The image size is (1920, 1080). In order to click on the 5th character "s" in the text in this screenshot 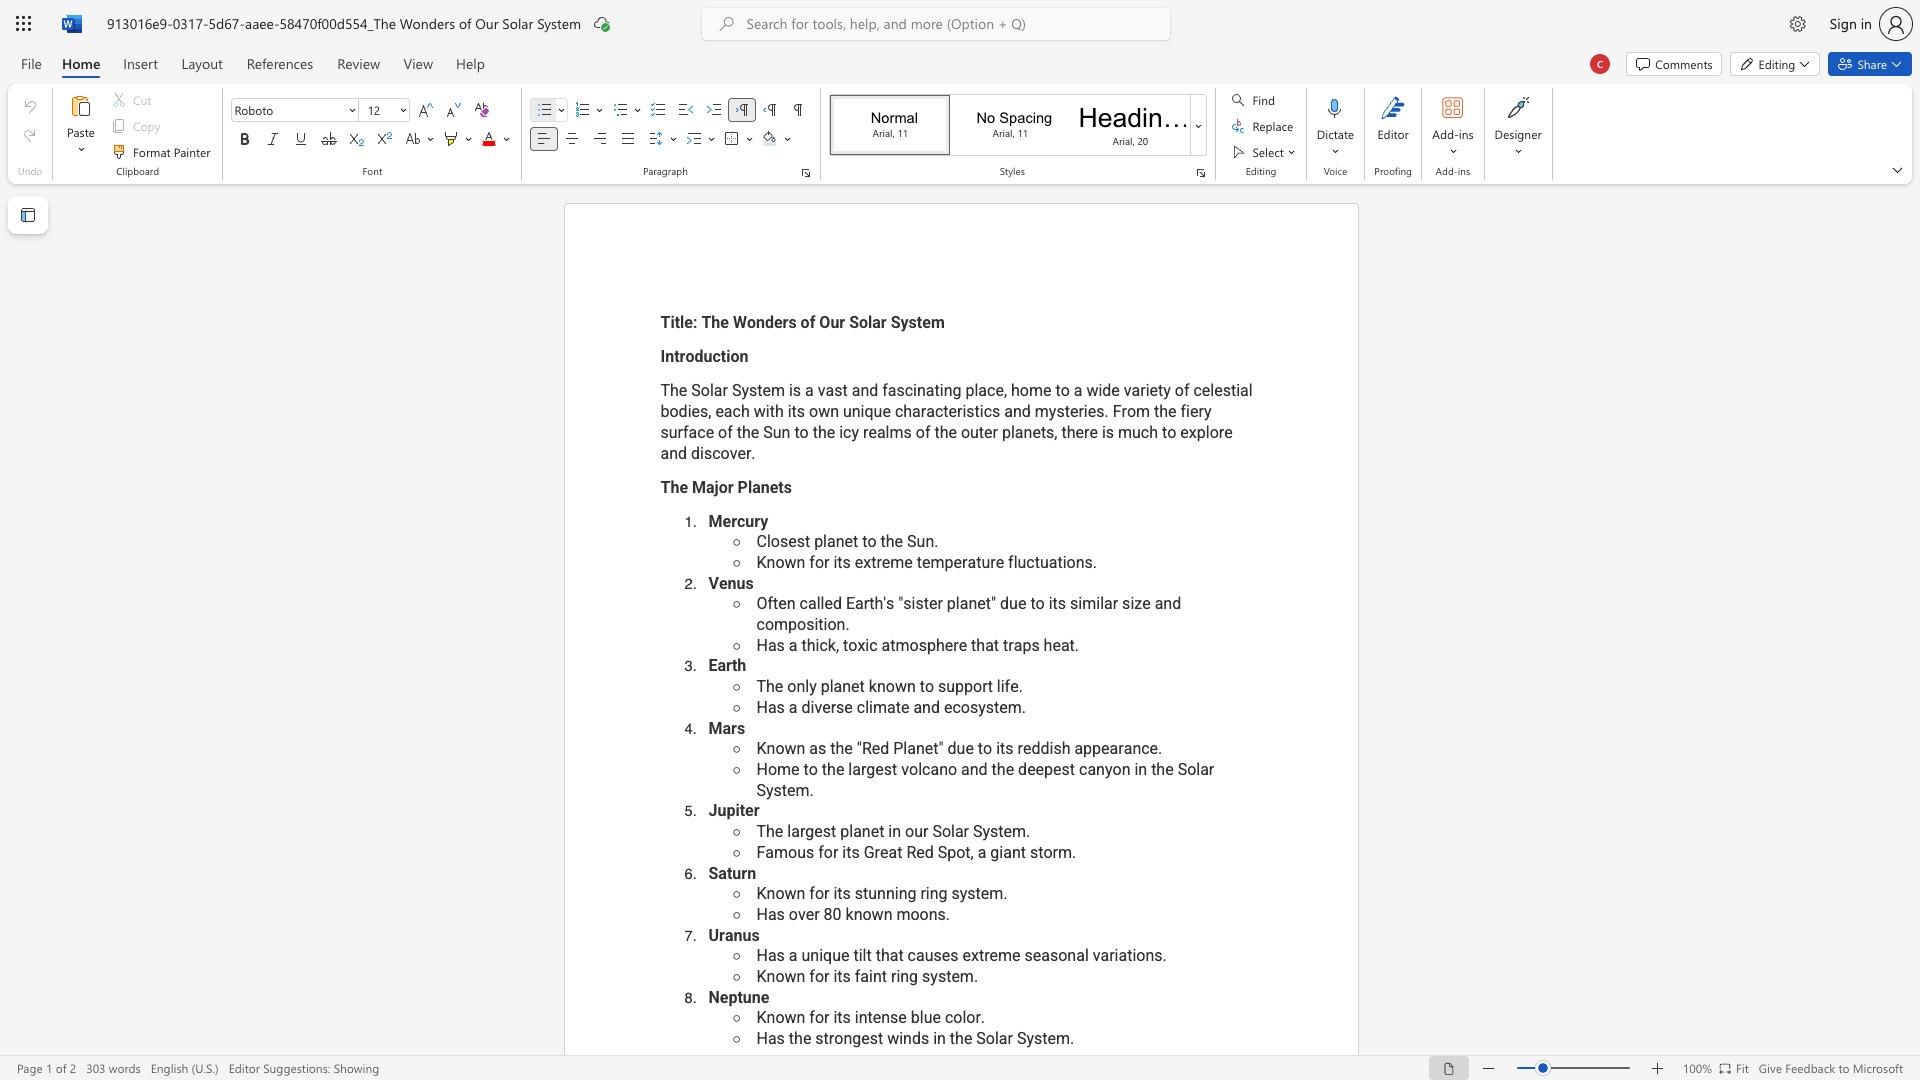, I will do `click(1053, 954)`.